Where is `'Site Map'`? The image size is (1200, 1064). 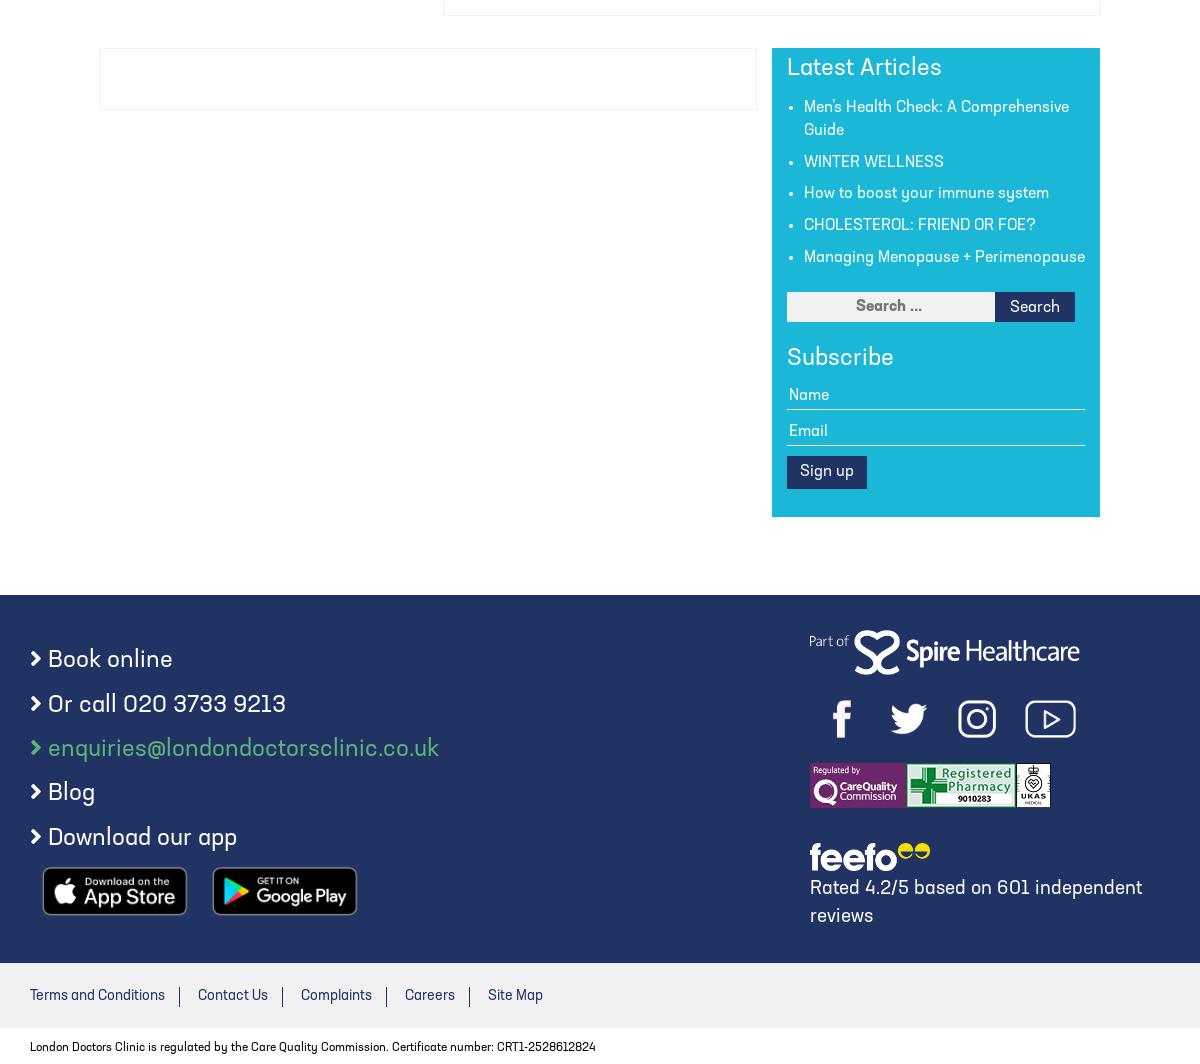 'Site Map' is located at coordinates (514, 995).